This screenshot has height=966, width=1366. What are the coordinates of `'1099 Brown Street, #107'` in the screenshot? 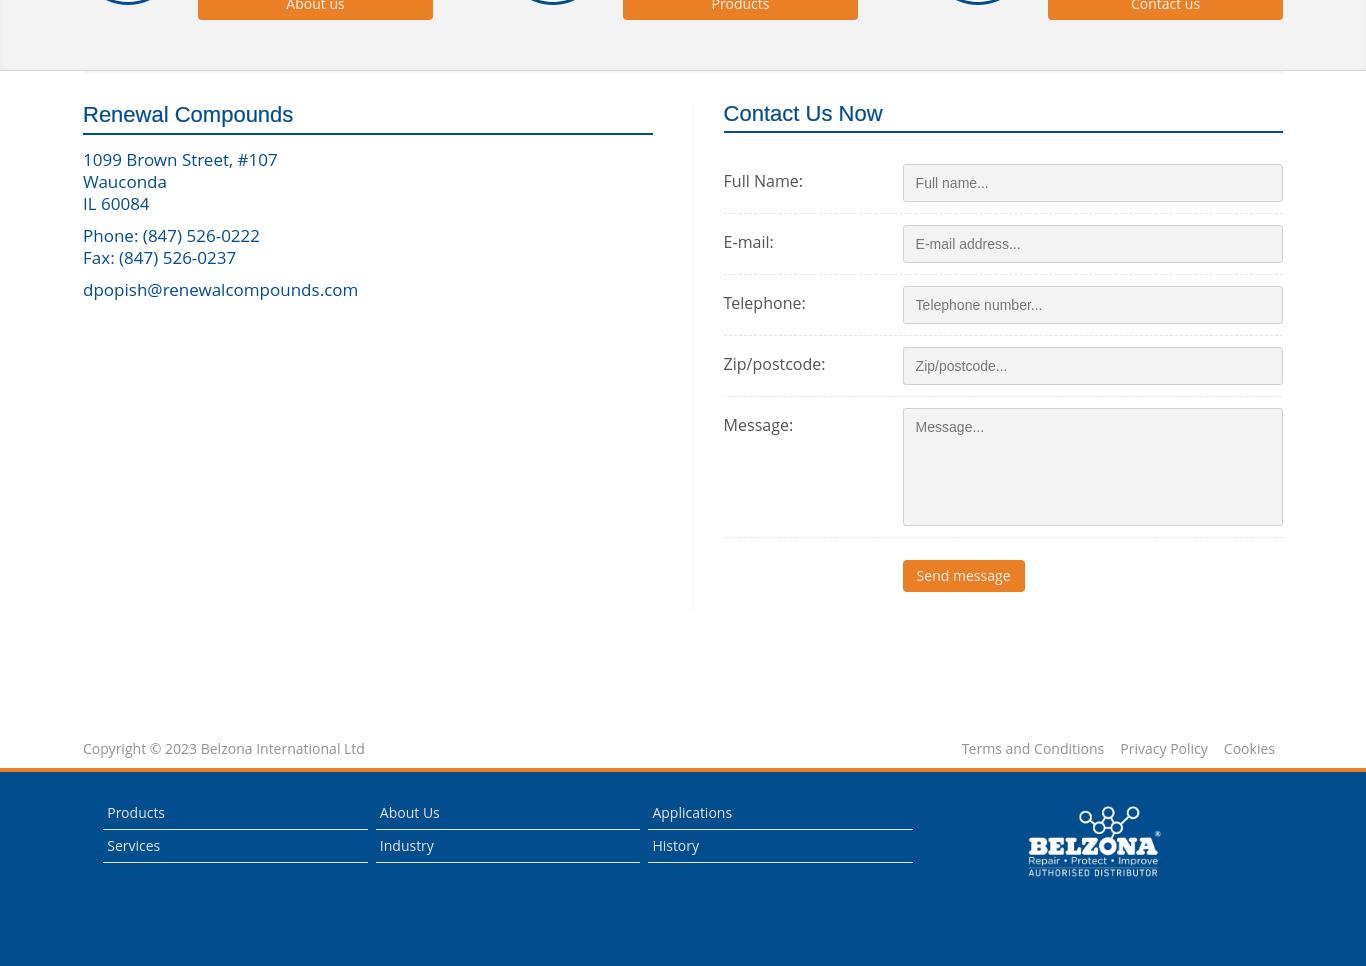 It's located at (83, 157).